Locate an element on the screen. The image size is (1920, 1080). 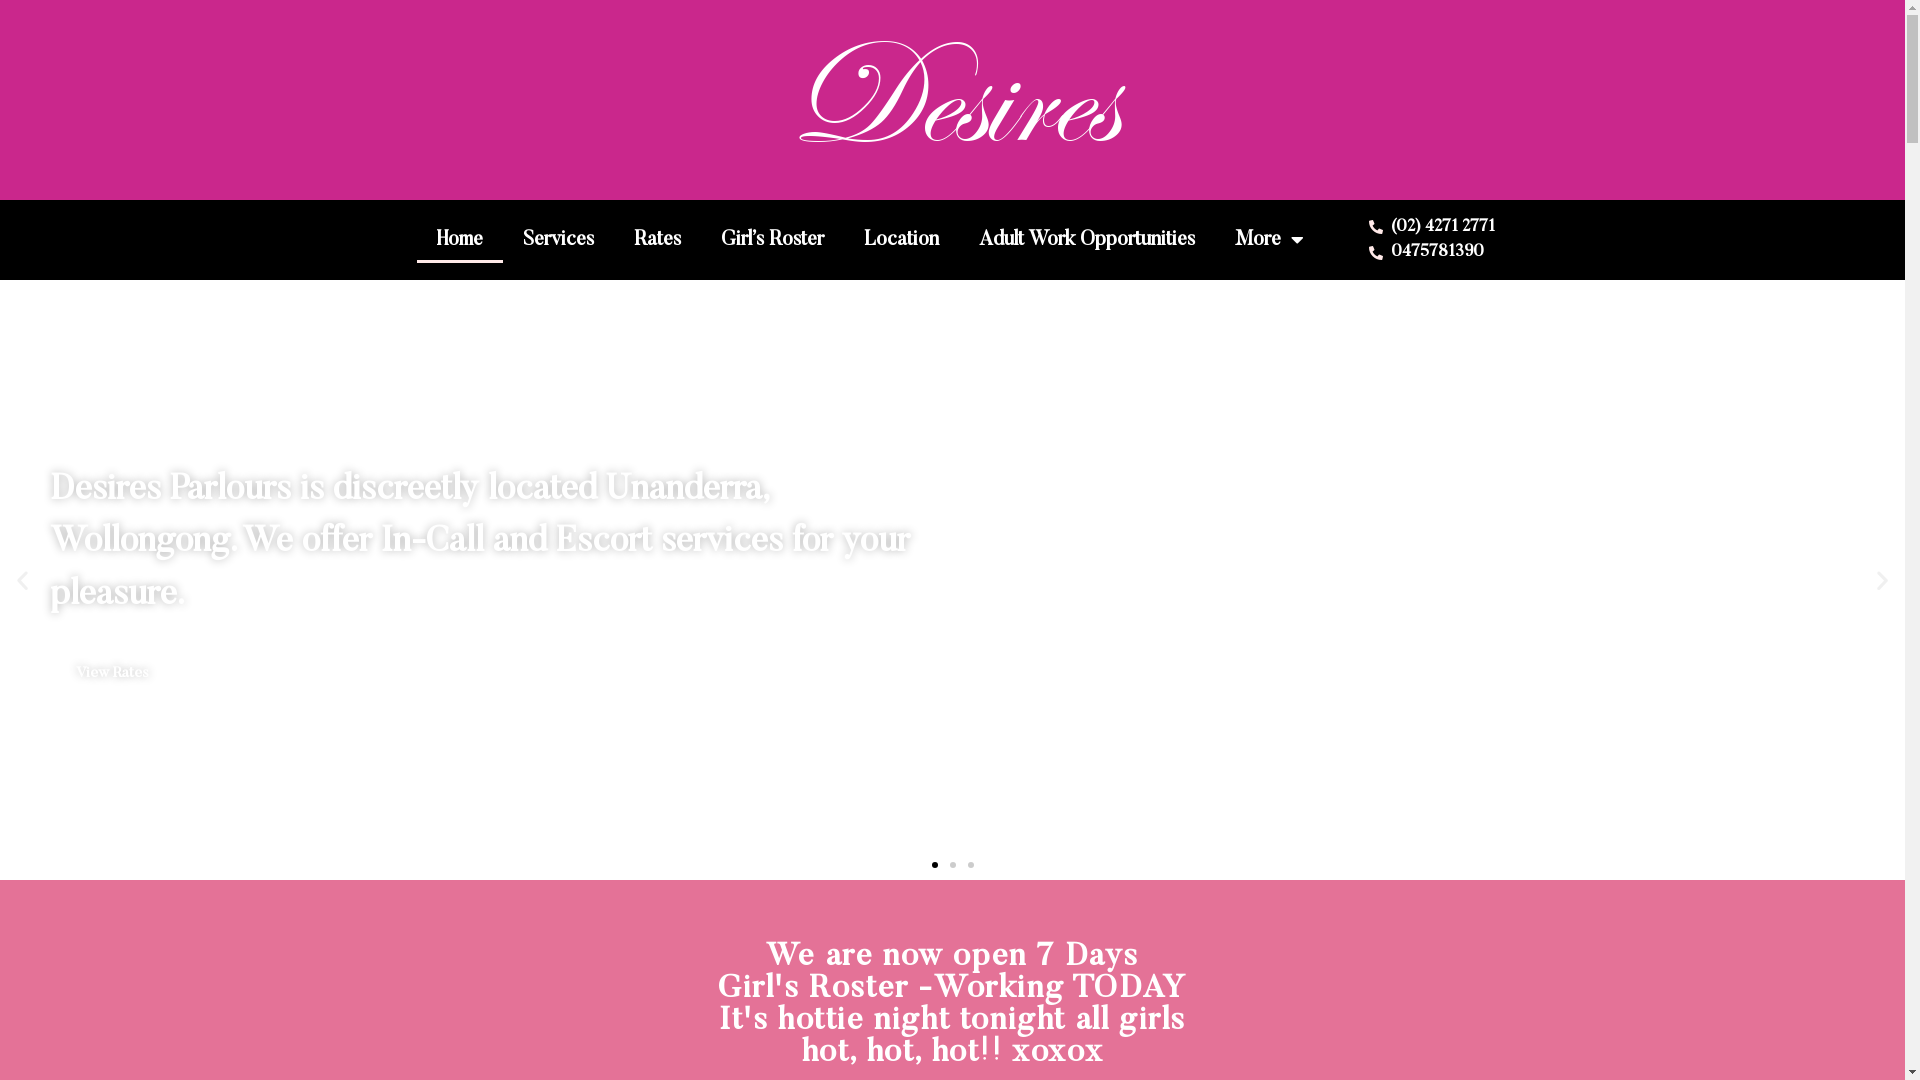
'Rates' is located at coordinates (657, 238).